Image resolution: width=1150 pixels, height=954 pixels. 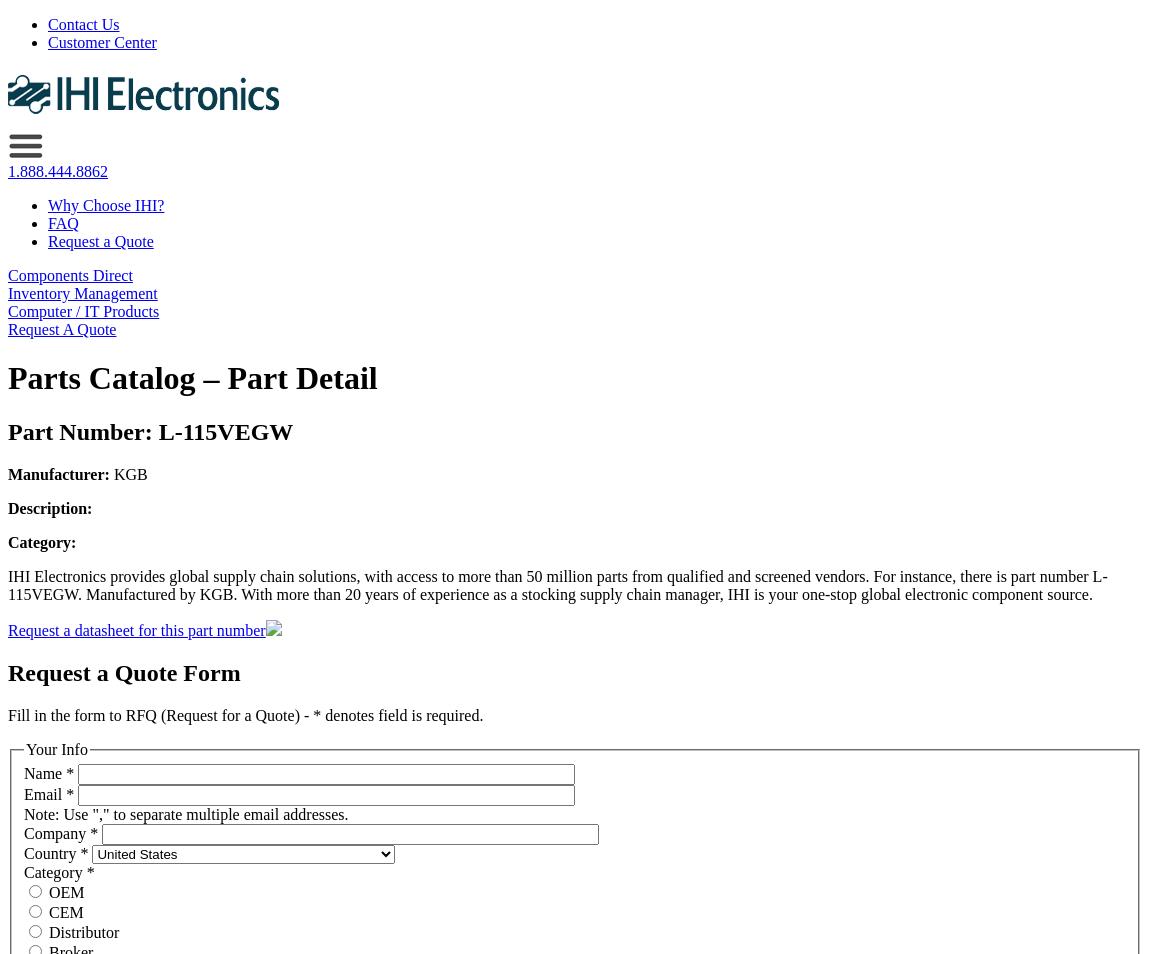 I want to click on 'Company', so click(x=23, y=833).